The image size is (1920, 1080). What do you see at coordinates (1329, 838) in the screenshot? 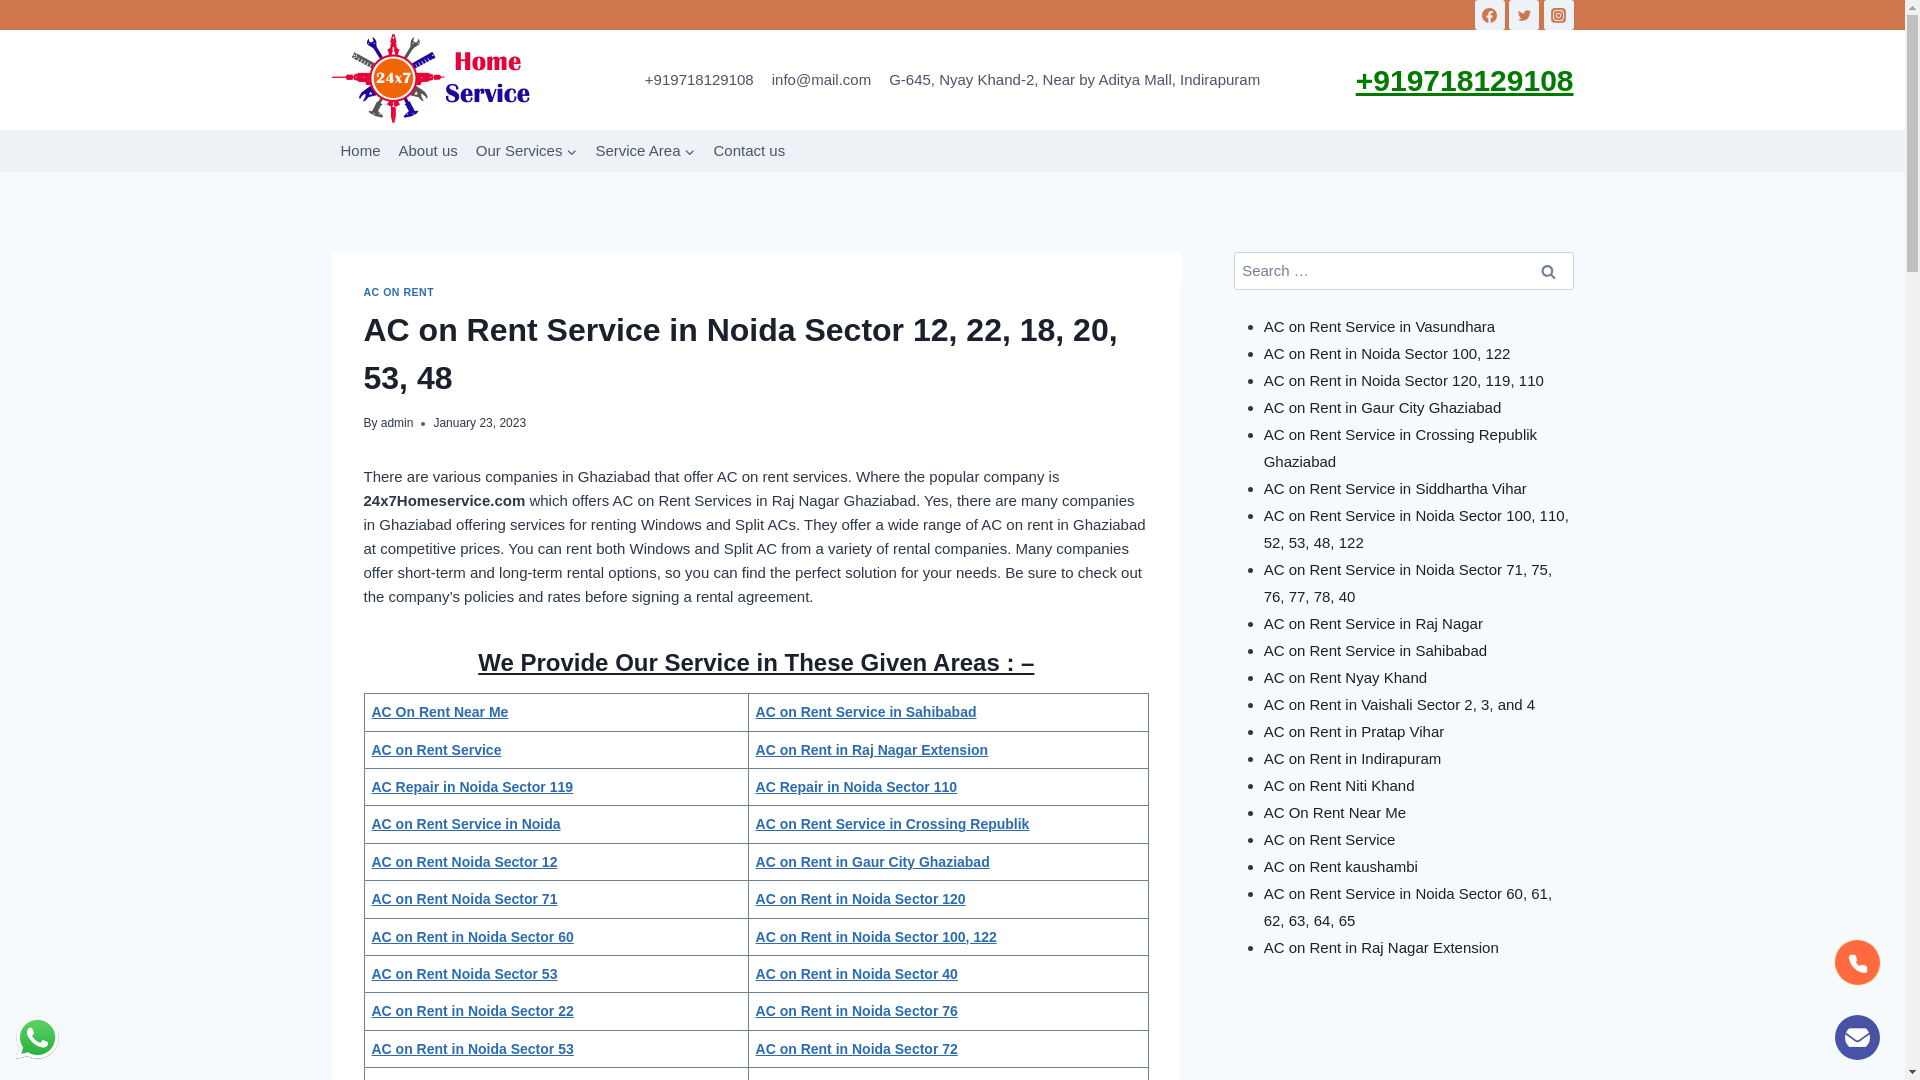
I see `'AC on Rent Service'` at bounding box center [1329, 838].